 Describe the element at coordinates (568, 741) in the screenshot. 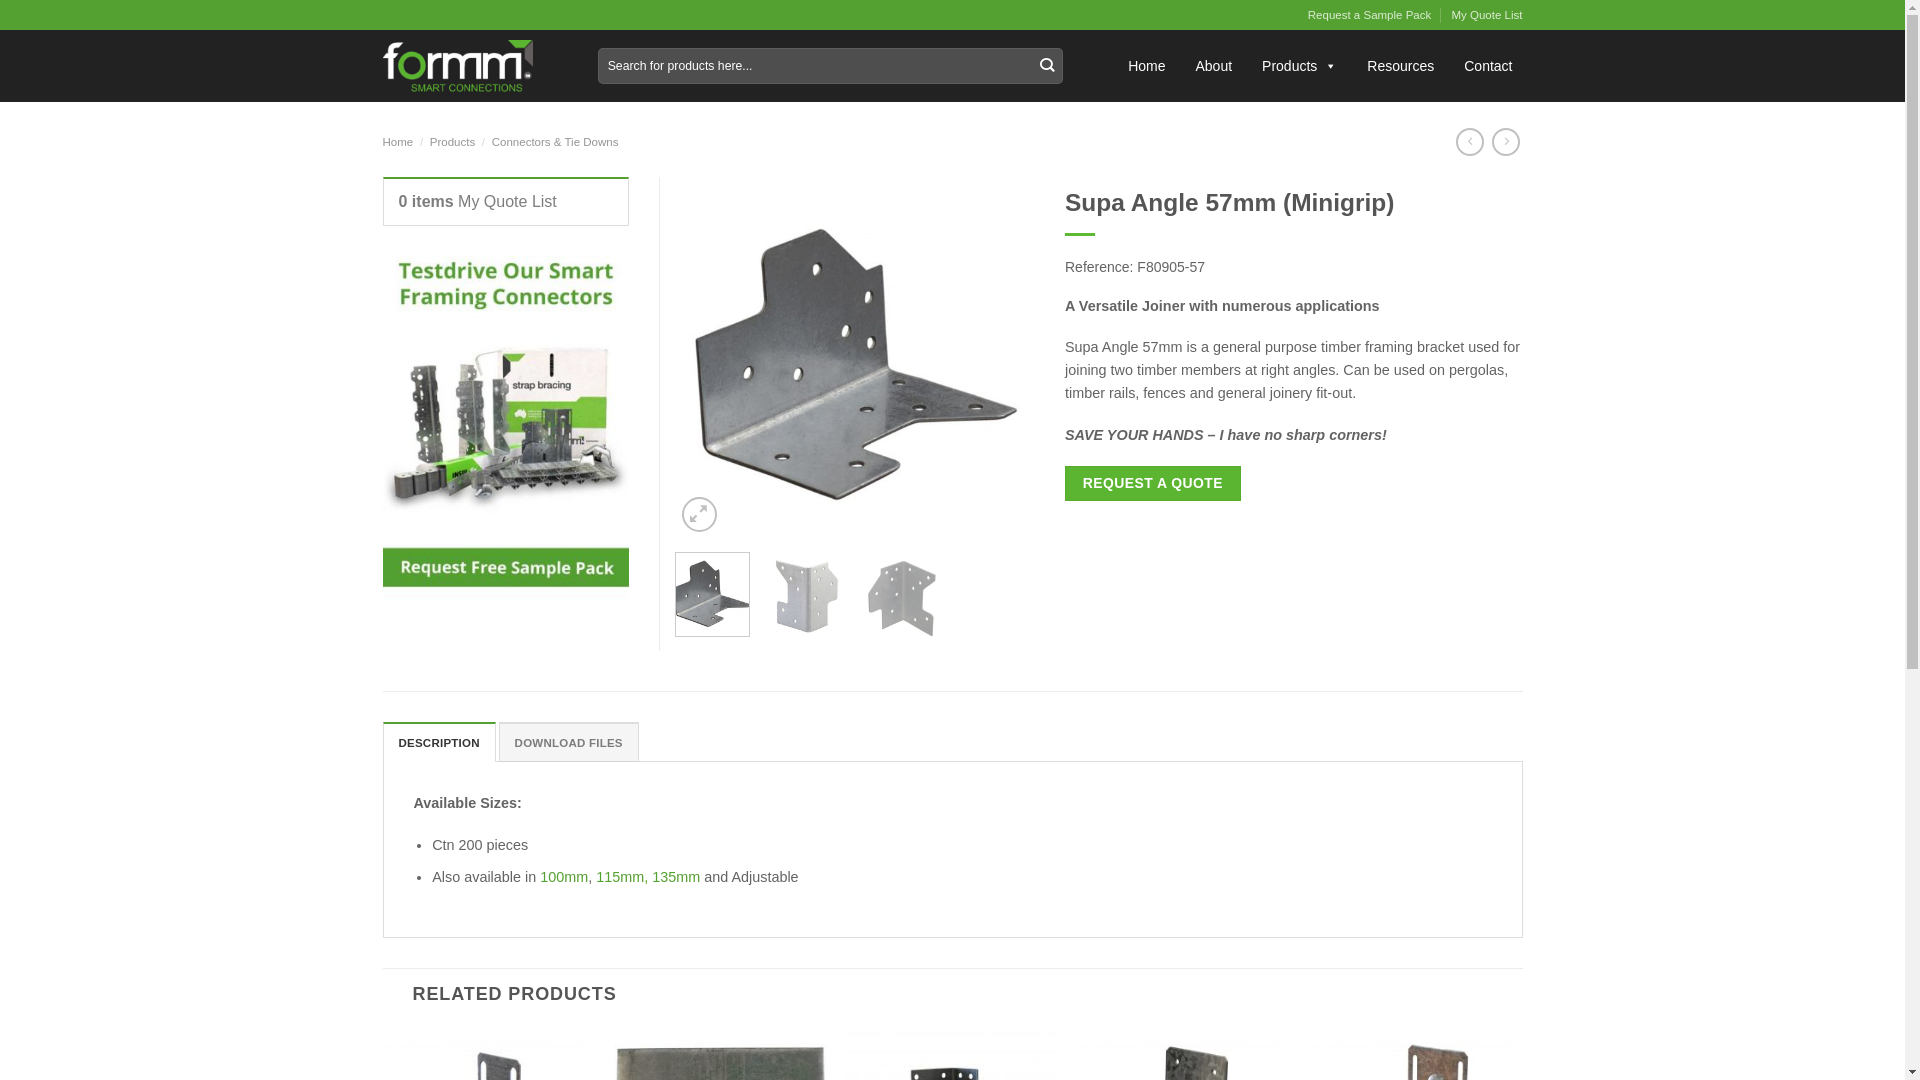

I see `'DOWNLOAD FILES'` at that location.